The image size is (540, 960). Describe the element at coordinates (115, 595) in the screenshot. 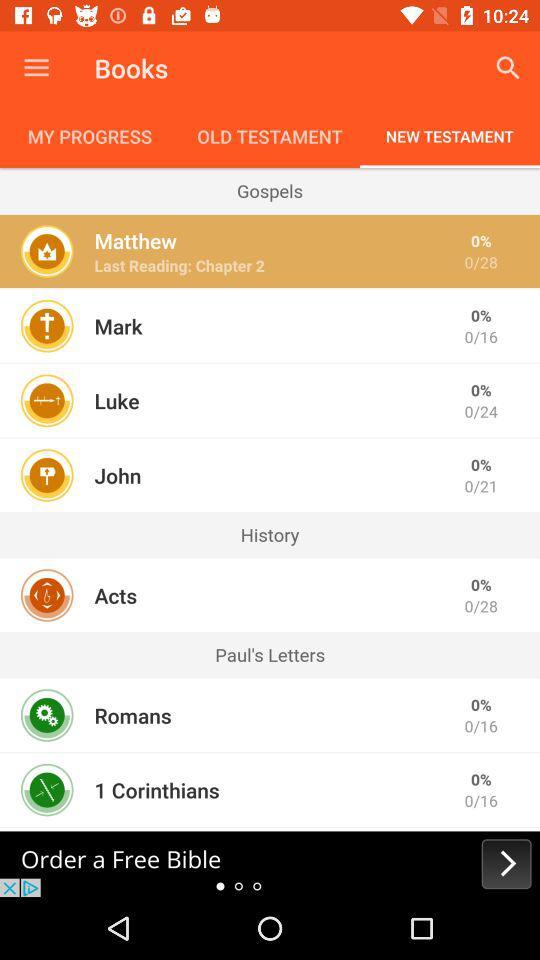

I see `icon above paul's letters item` at that location.